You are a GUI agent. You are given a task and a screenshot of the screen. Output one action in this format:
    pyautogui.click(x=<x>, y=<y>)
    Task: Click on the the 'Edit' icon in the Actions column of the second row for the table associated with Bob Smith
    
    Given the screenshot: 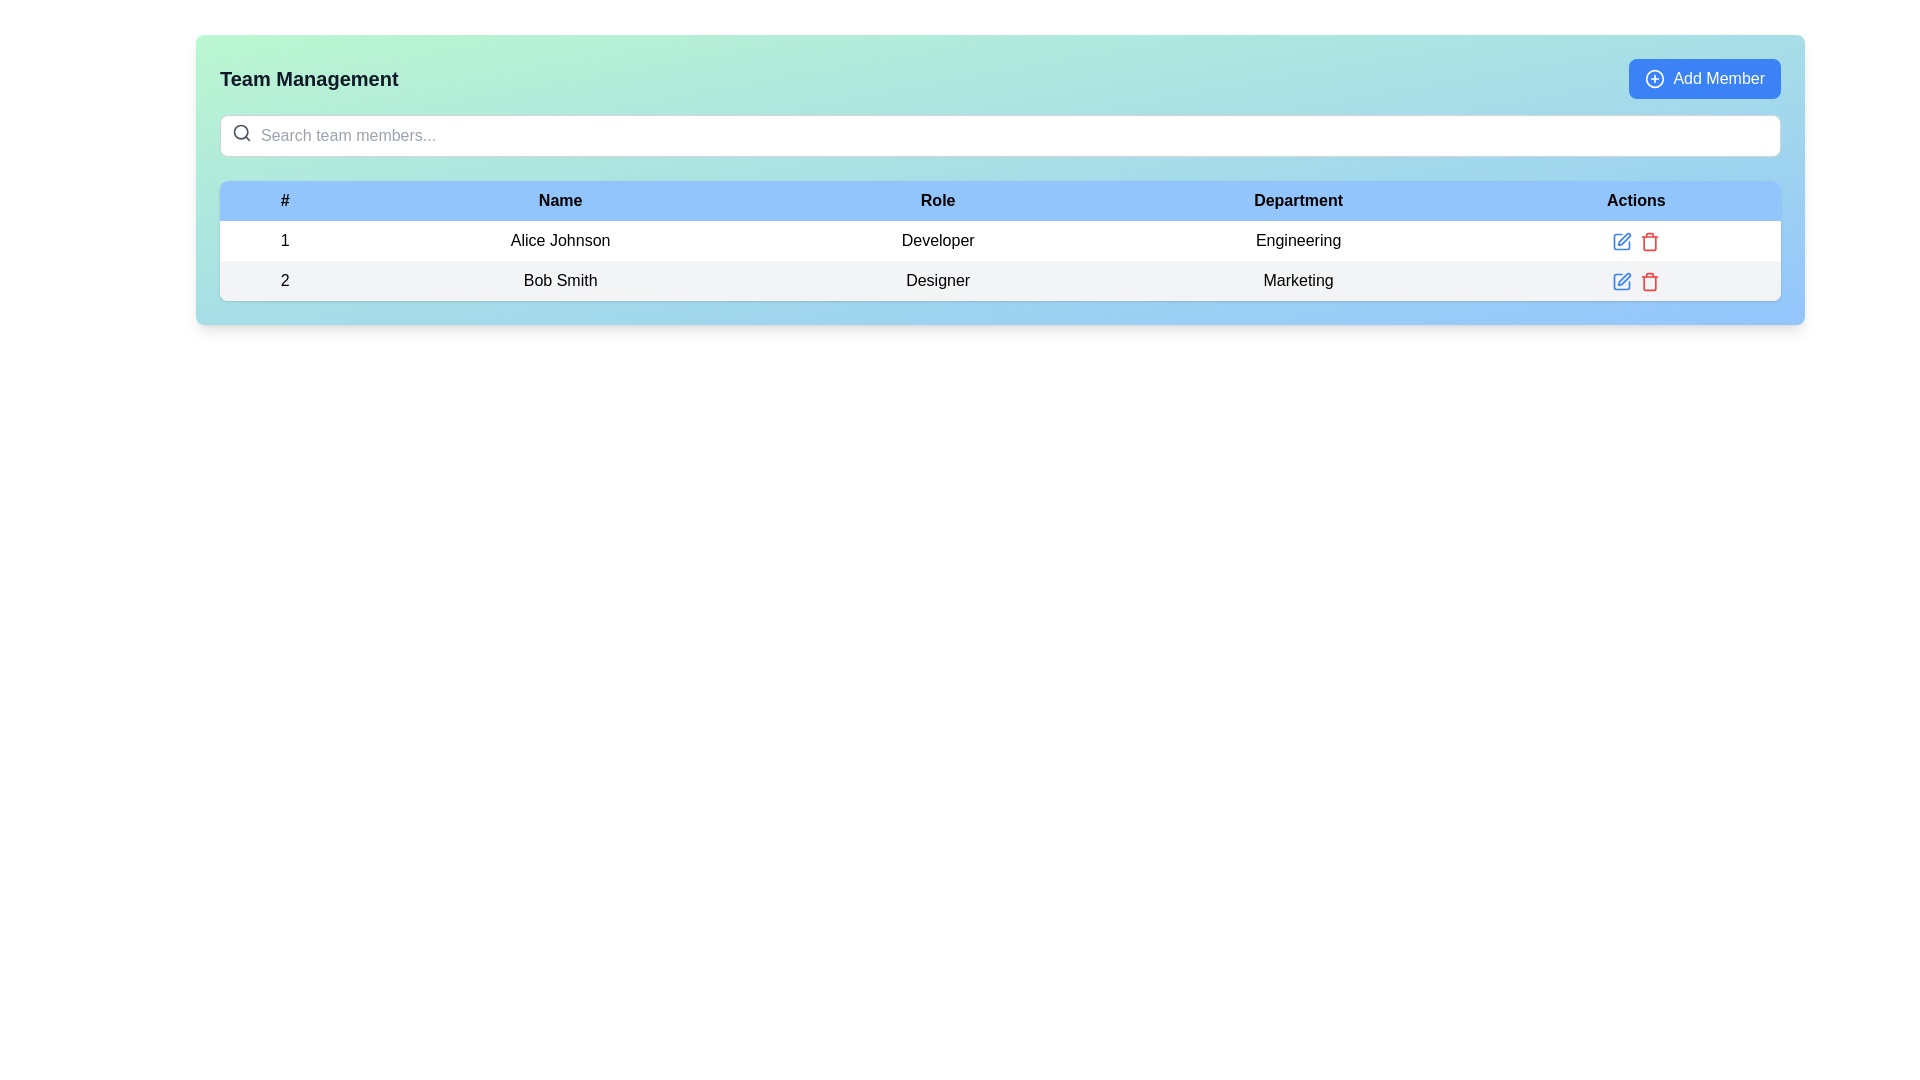 What is the action you would take?
    pyautogui.click(x=1624, y=238)
    